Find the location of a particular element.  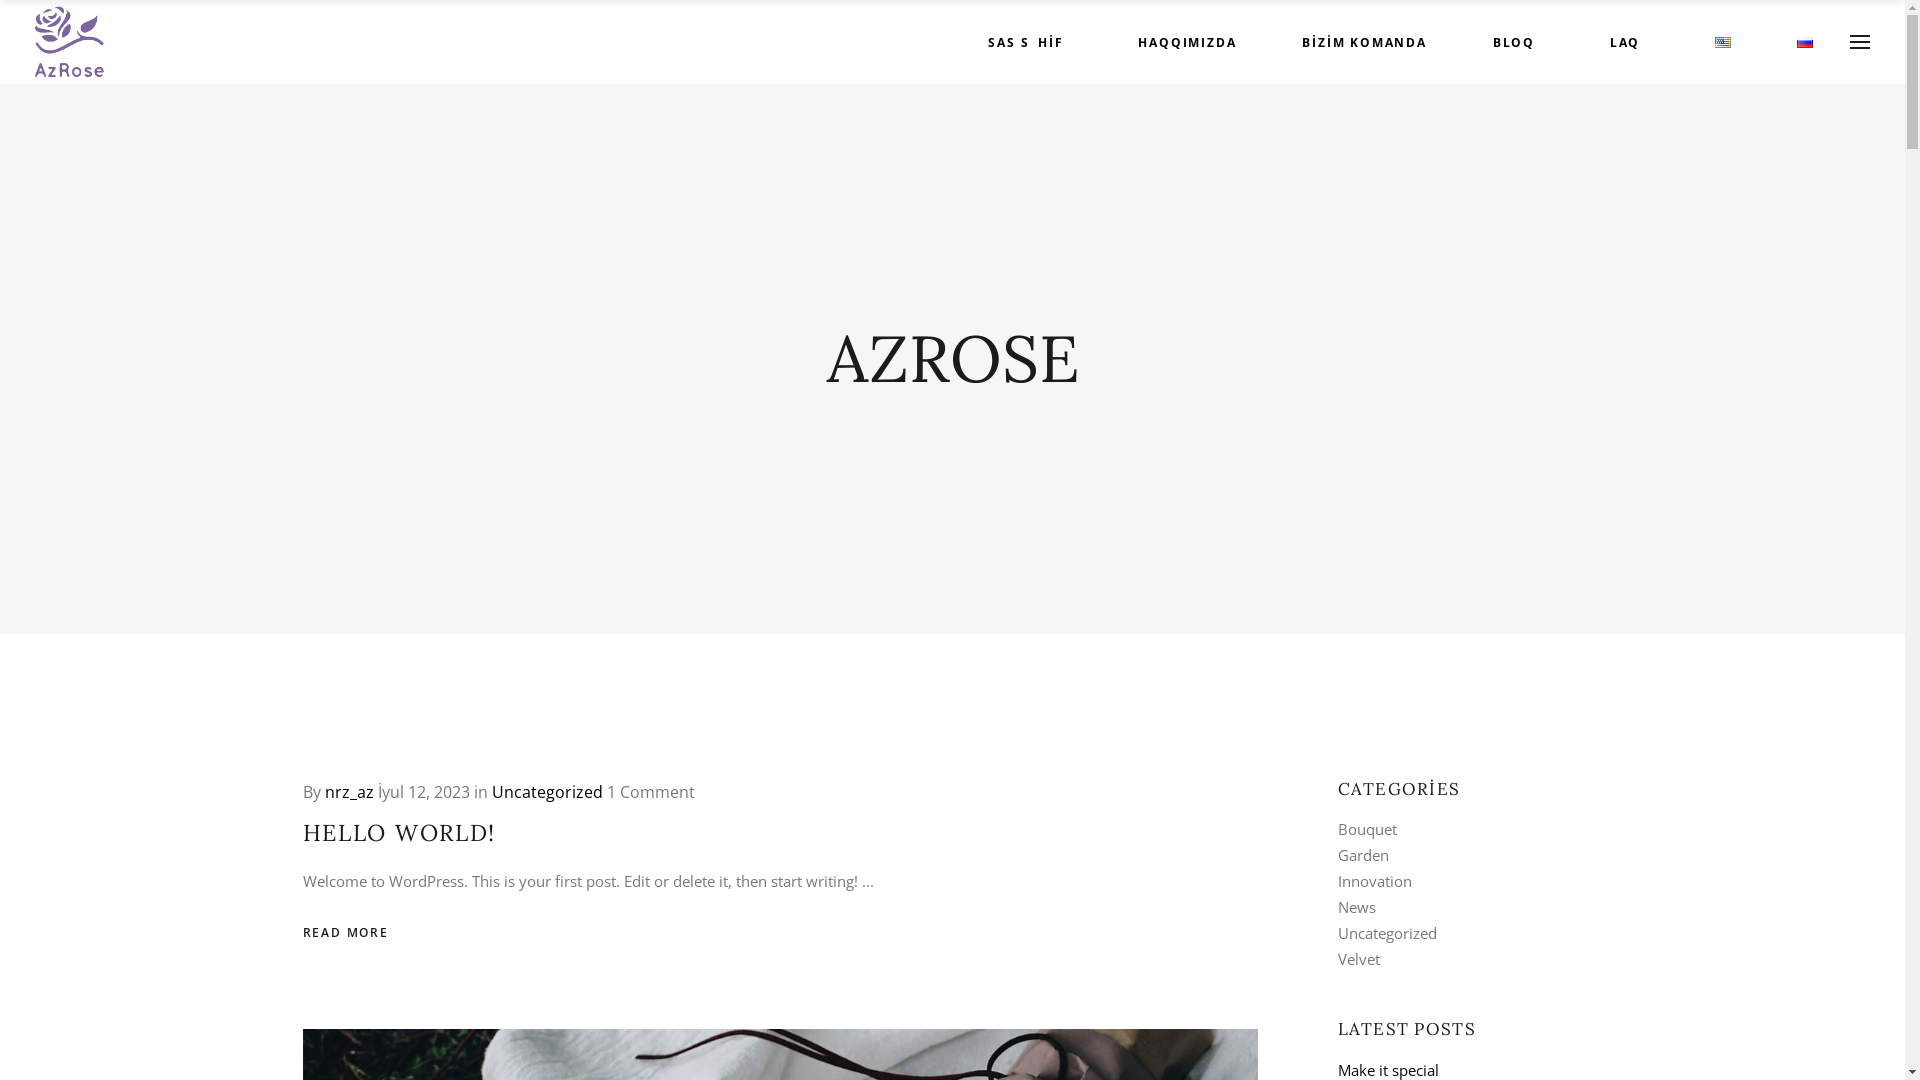

'Bouquet' is located at coordinates (1366, 829).